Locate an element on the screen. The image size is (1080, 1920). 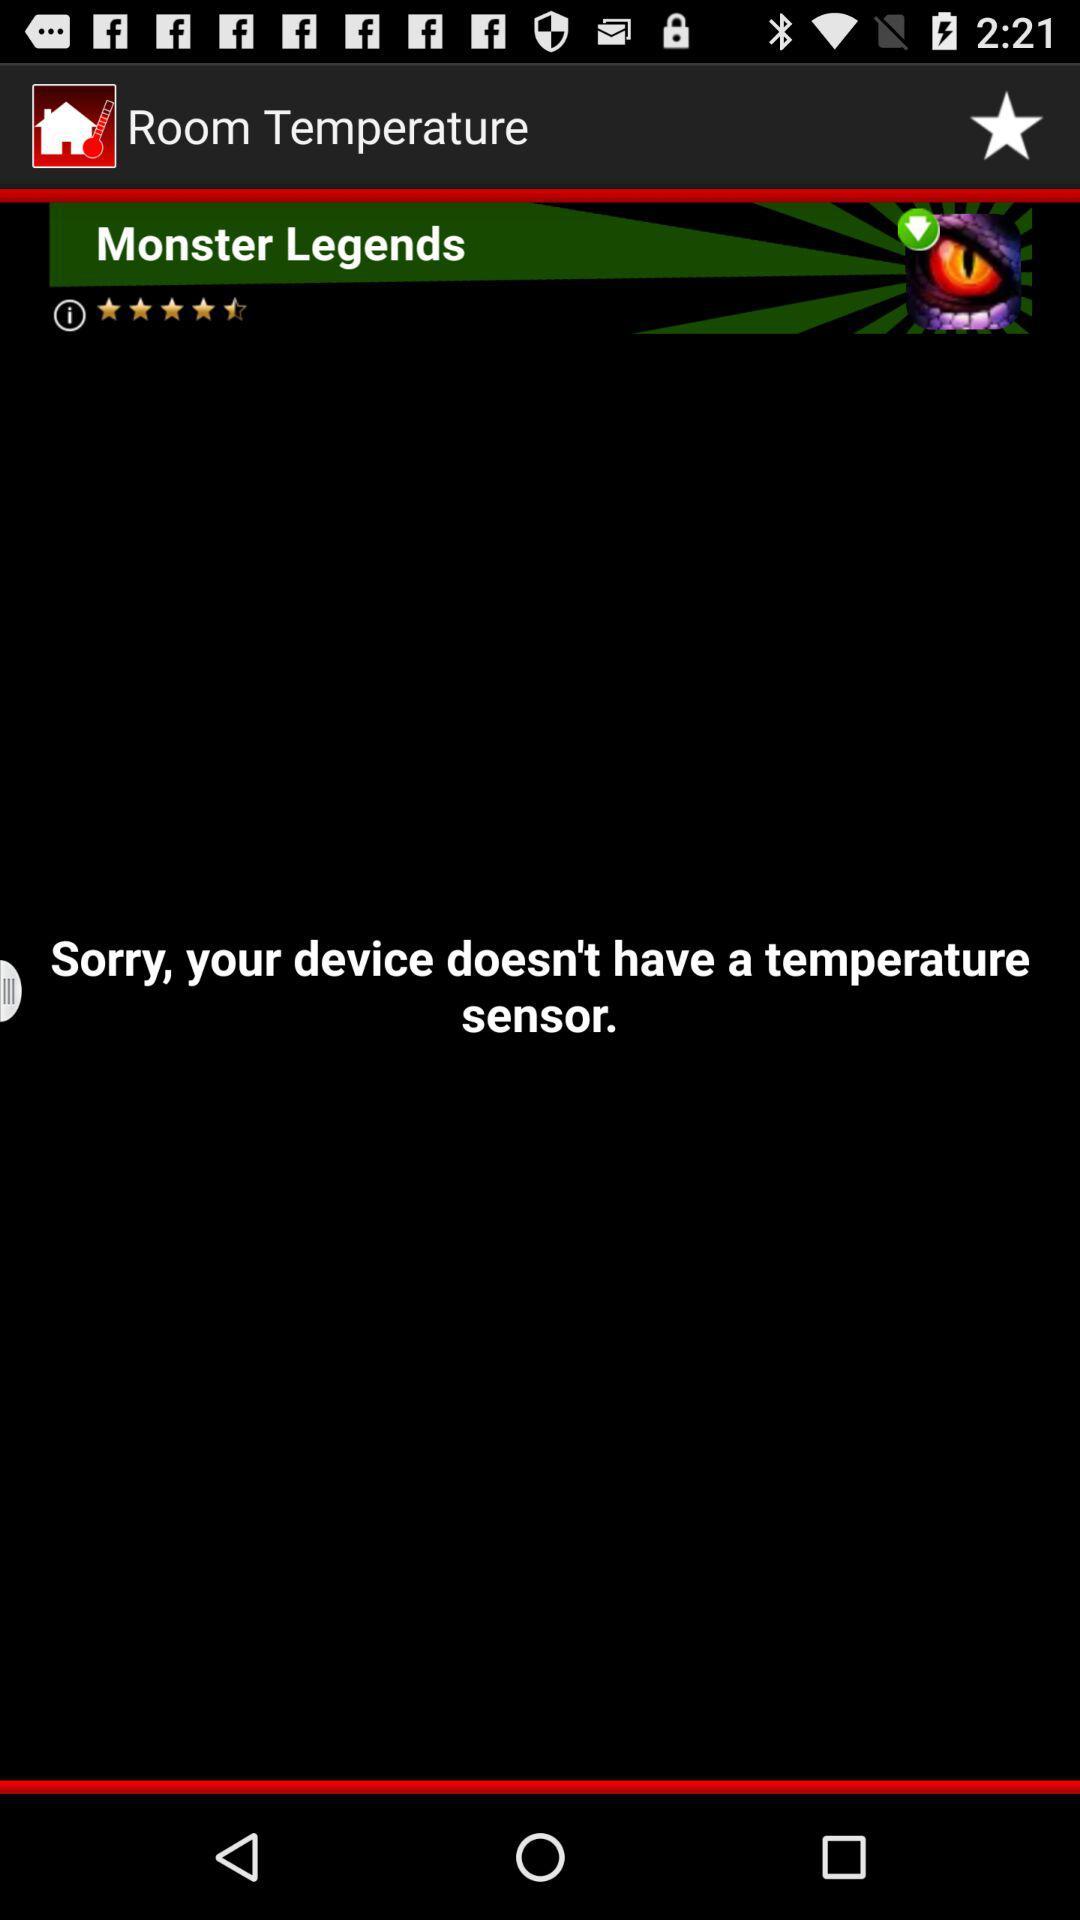
item to the right of room temperature item is located at coordinates (1006, 124).